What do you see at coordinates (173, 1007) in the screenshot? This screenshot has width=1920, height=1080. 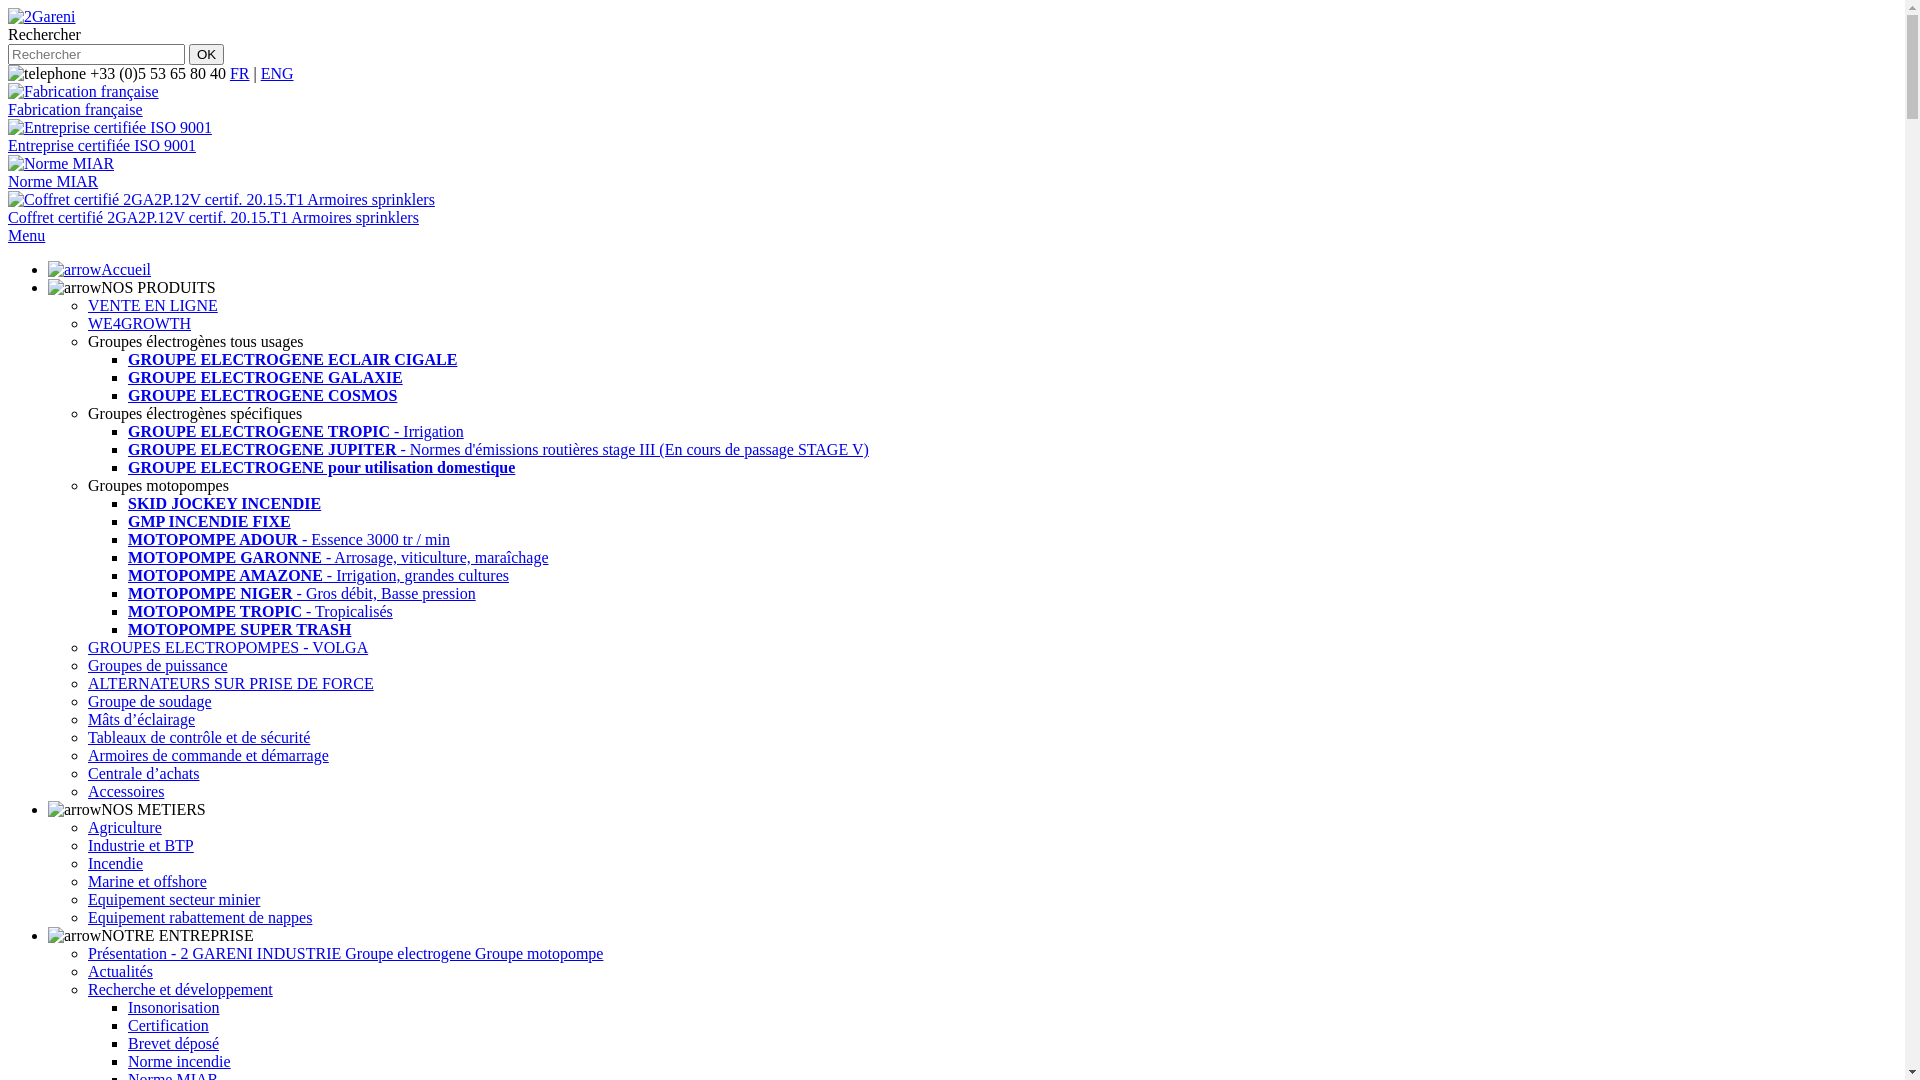 I see `'Insonorisation'` at bounding box center [173, 1007].